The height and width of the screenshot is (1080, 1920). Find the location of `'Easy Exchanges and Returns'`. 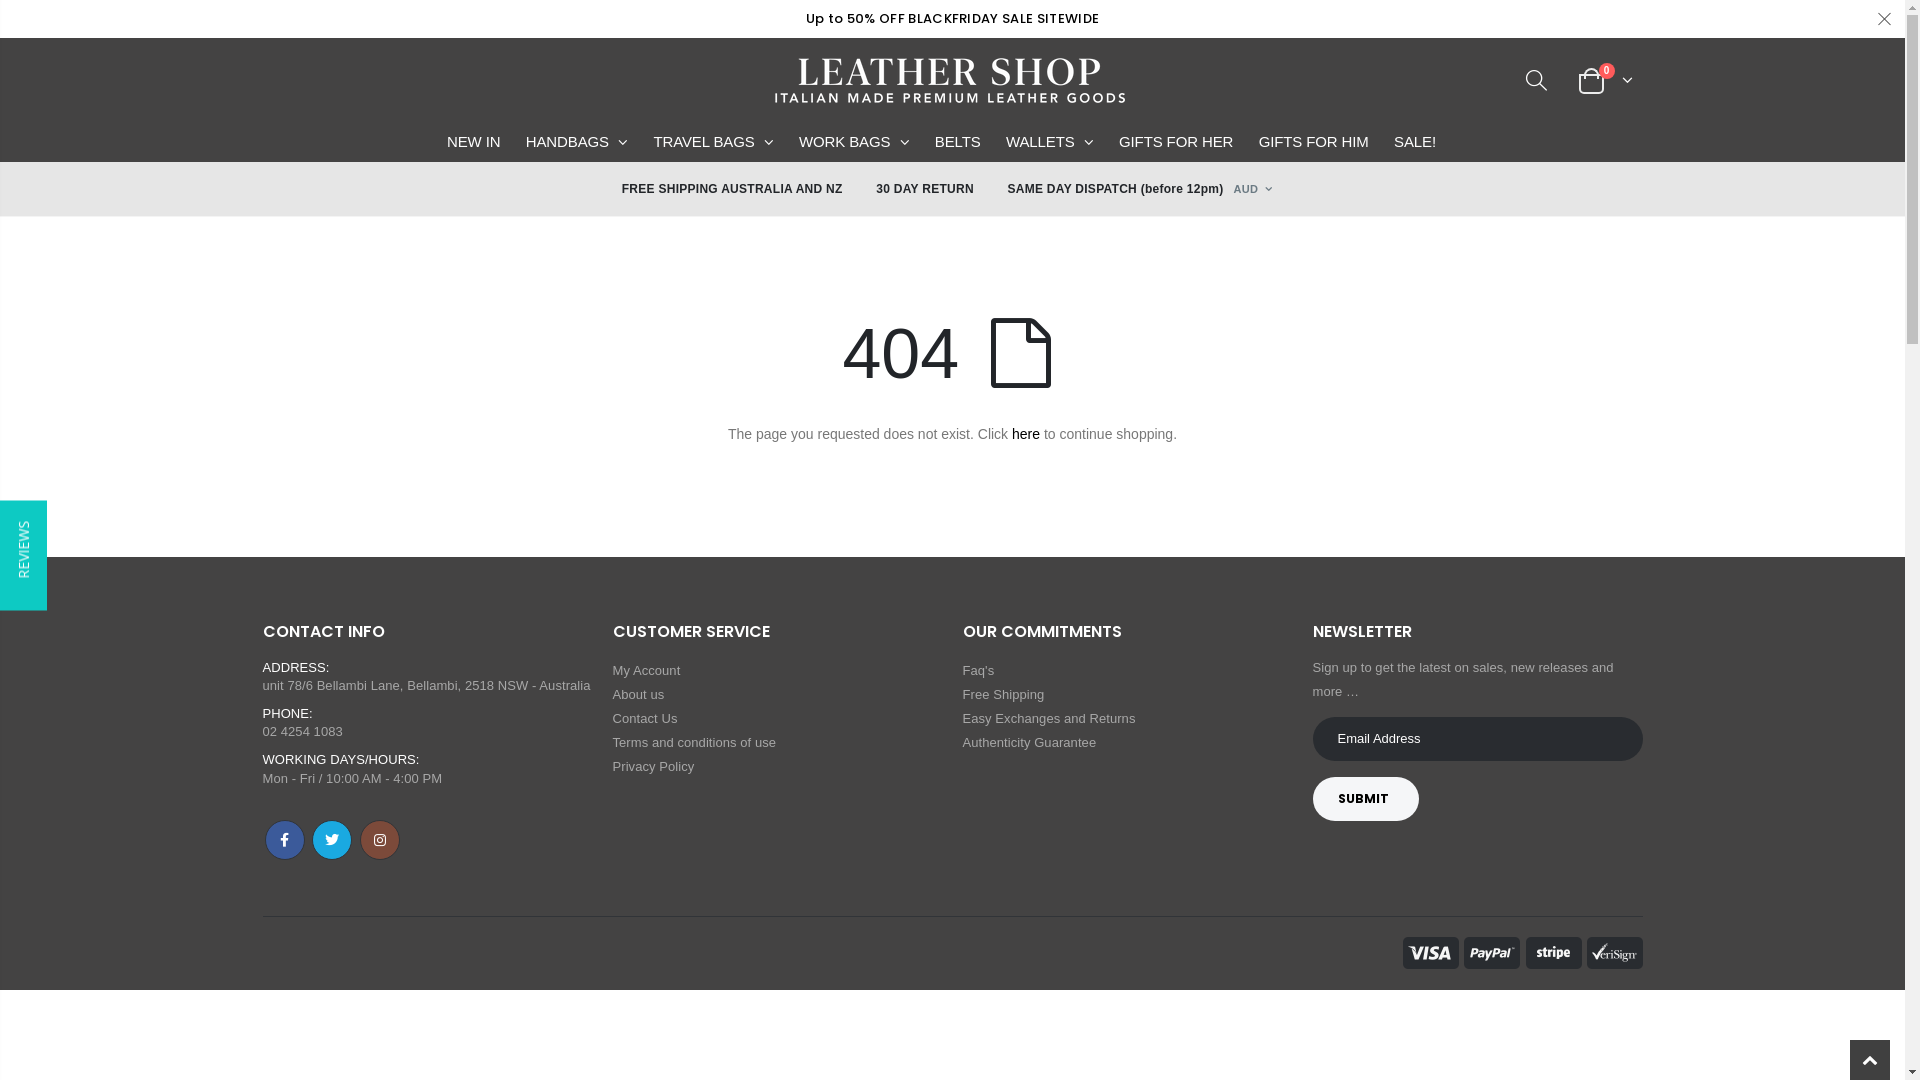

'Easy Exchanges and Returns' is located at coordinates (1047, 717).